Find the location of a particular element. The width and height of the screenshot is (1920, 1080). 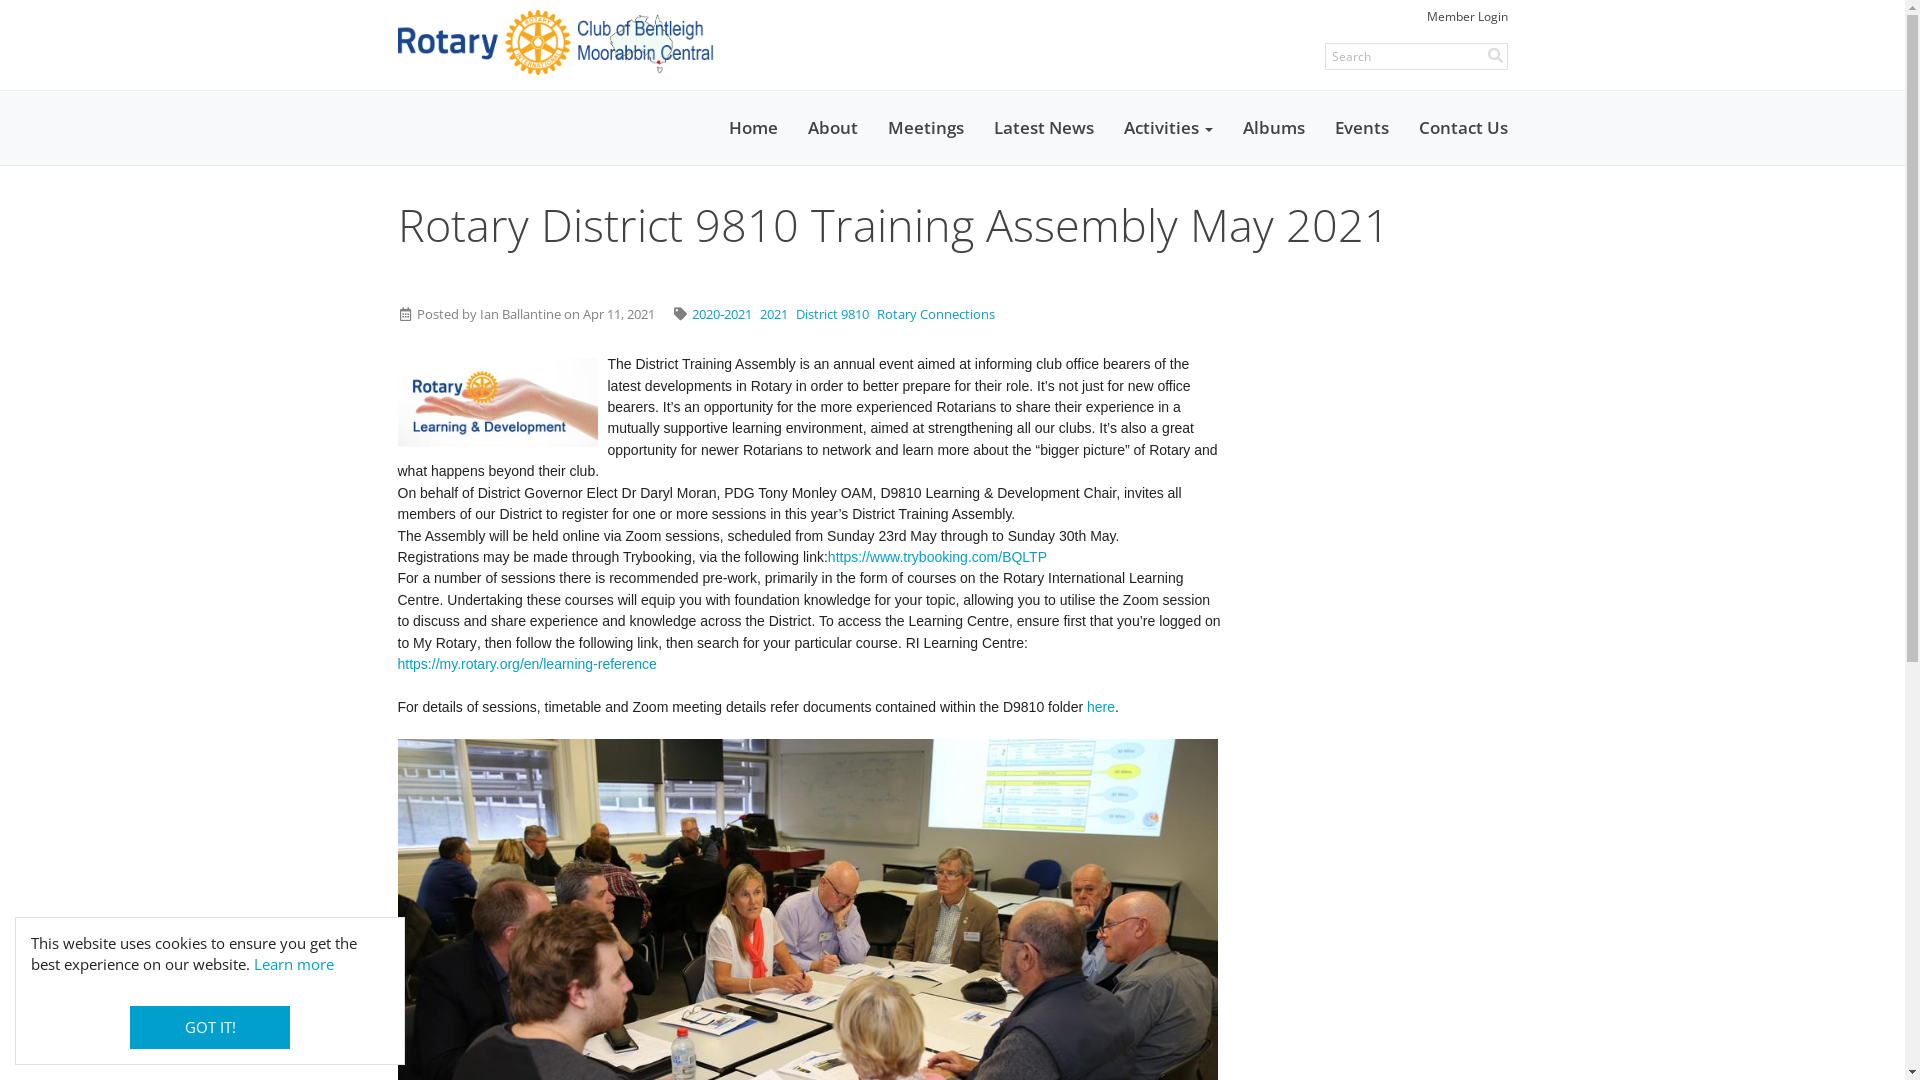

'Latest News' is located at coordinates (978, 127).